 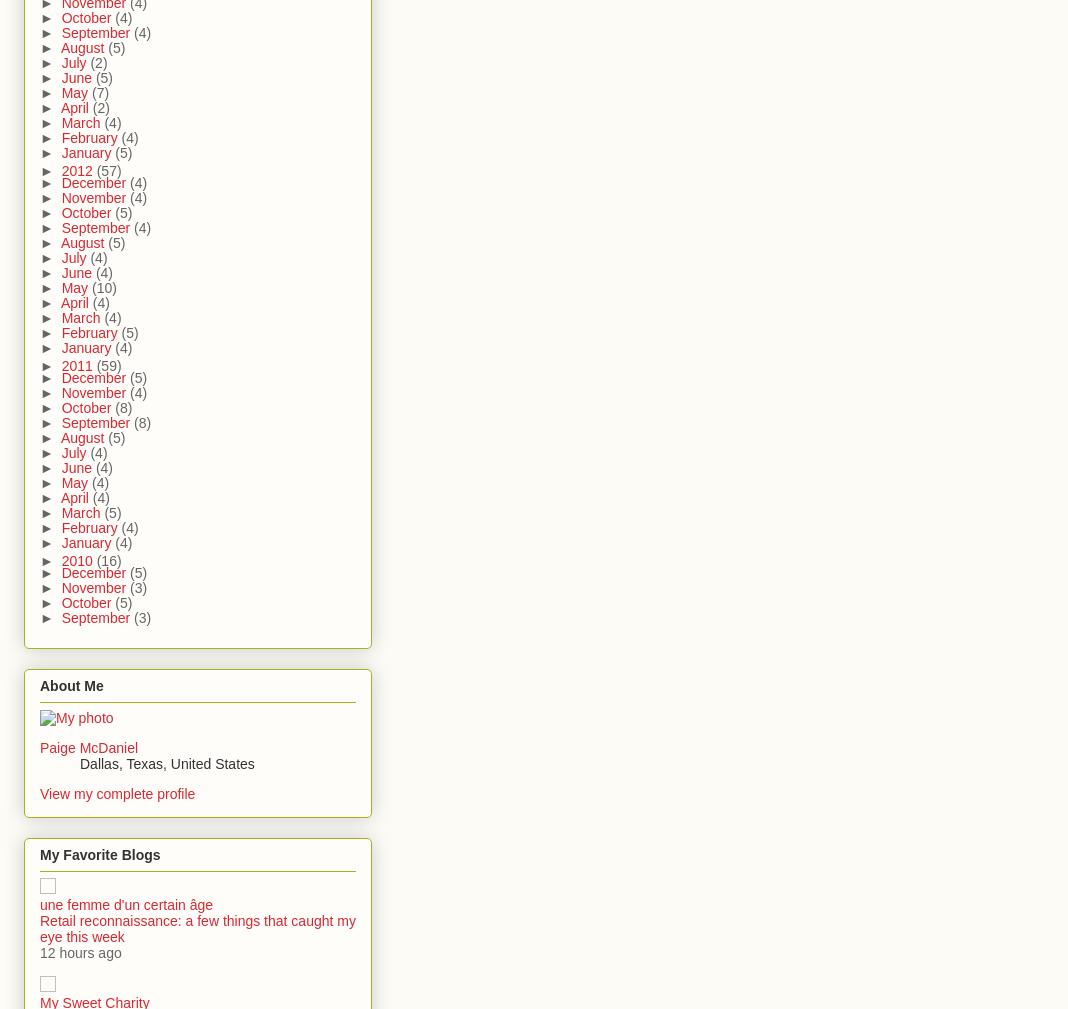 What do you see at coordinates (98, 855) in the screenshot?
I see `'My Favorite Blogs'` at bounding box center [98, 855].